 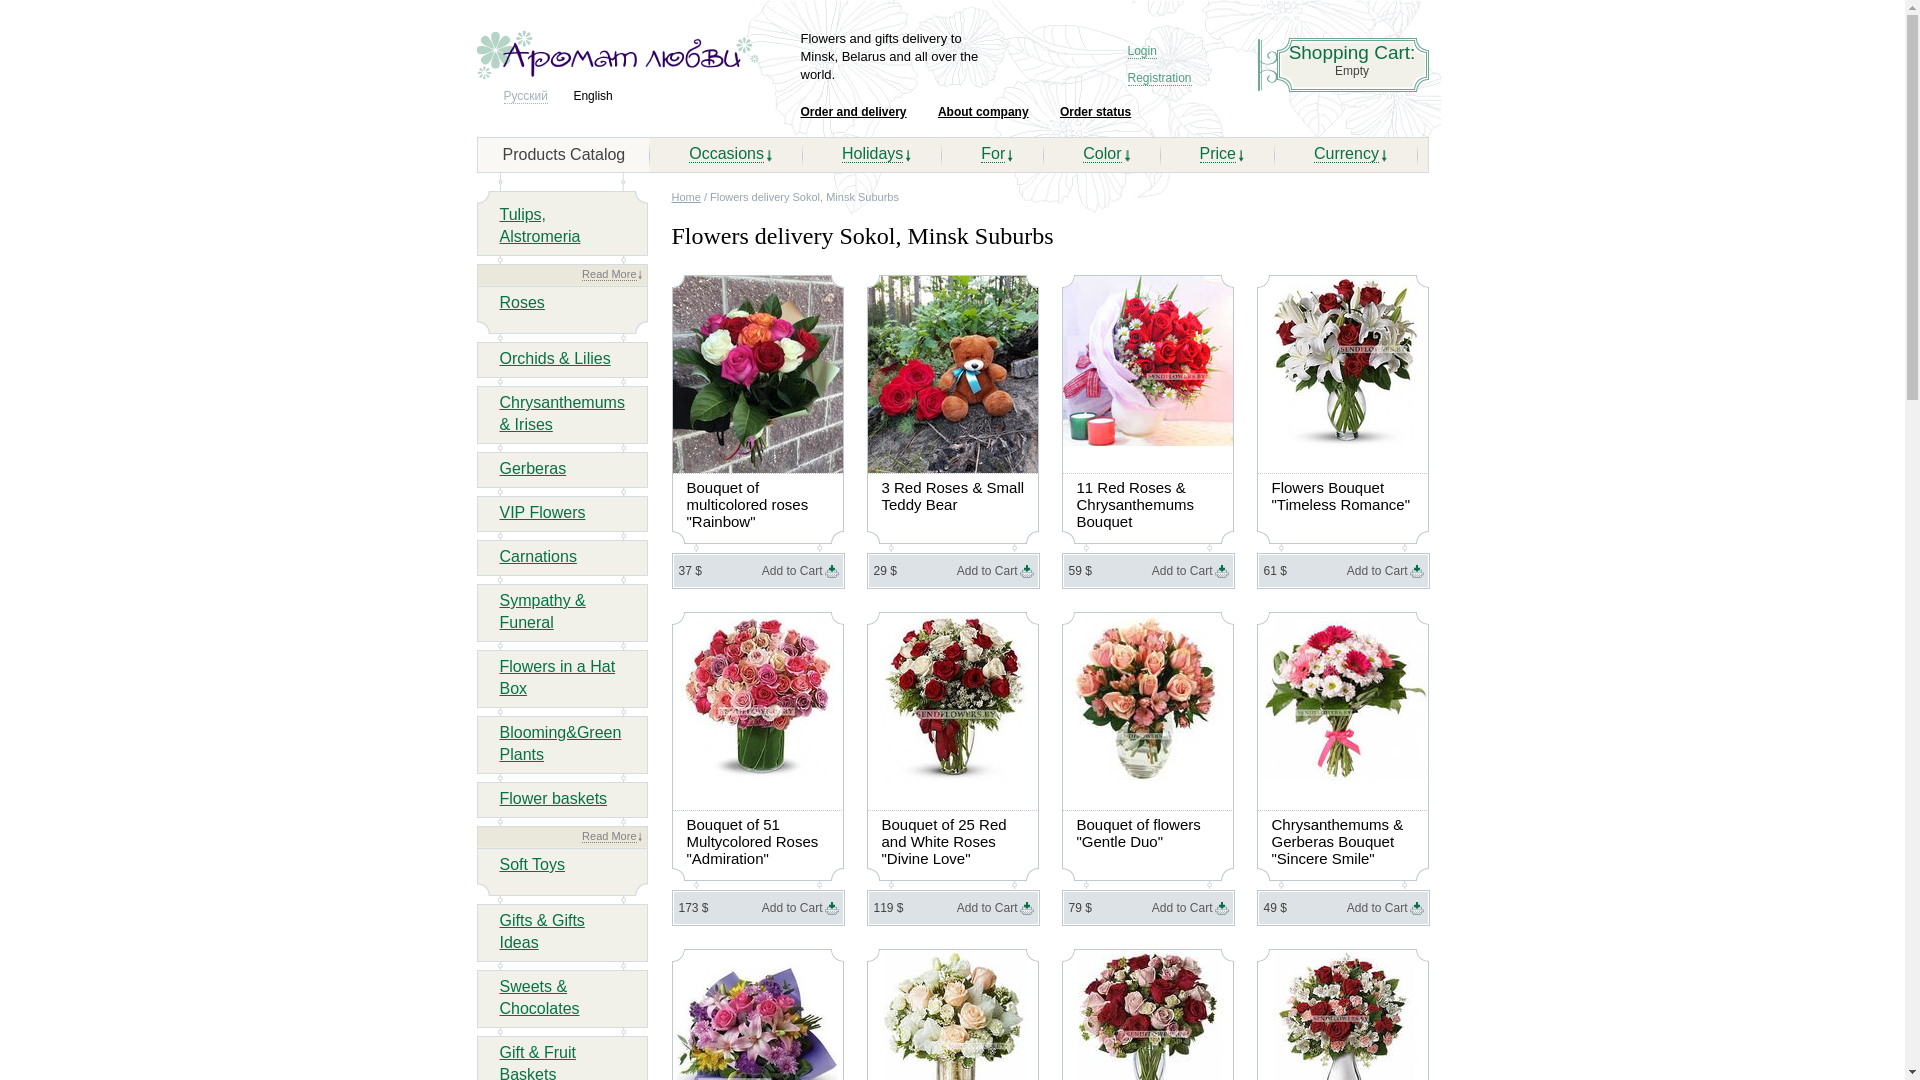 I want to click on 'Currency', so click(x=1314, y=153).